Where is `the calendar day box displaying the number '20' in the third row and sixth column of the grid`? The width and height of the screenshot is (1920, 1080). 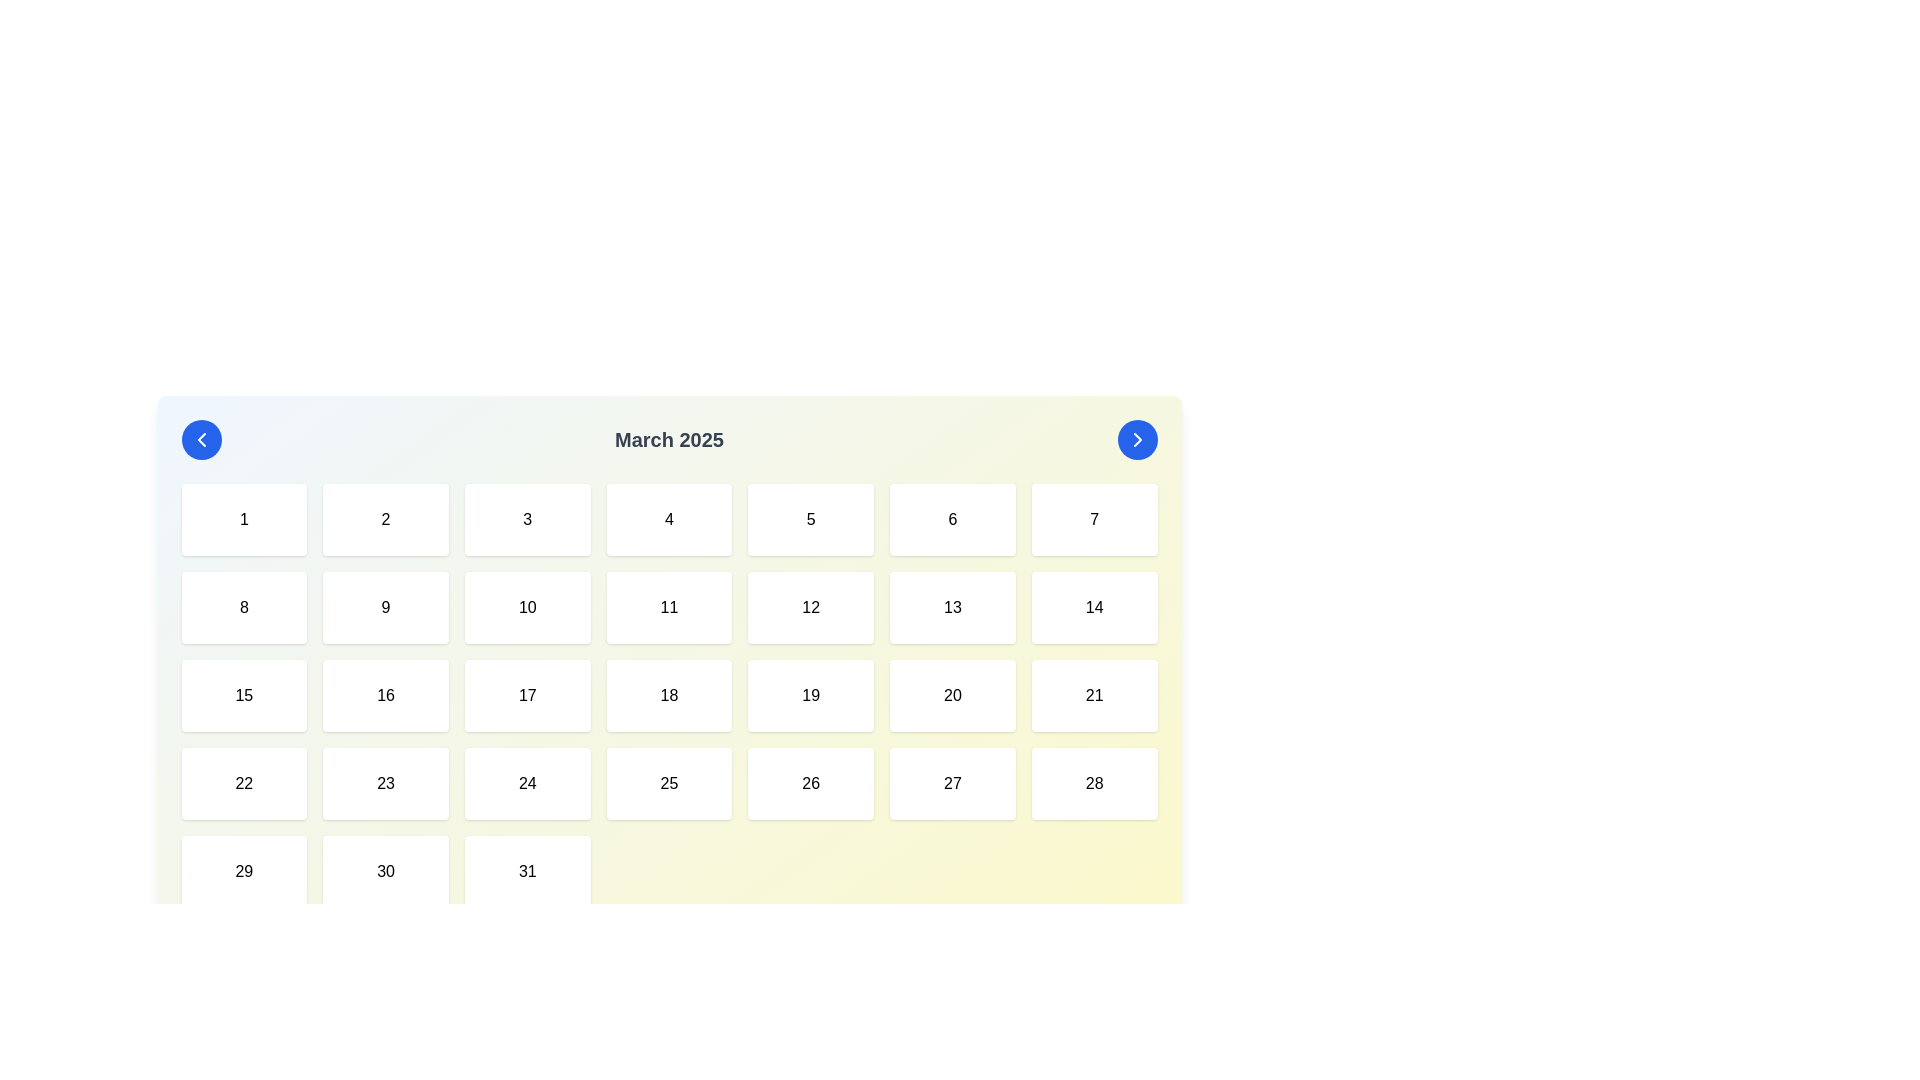
the calendar day box displaying the number '20' in the third row and sixth column of the grid is located at coordinates (951, 694).